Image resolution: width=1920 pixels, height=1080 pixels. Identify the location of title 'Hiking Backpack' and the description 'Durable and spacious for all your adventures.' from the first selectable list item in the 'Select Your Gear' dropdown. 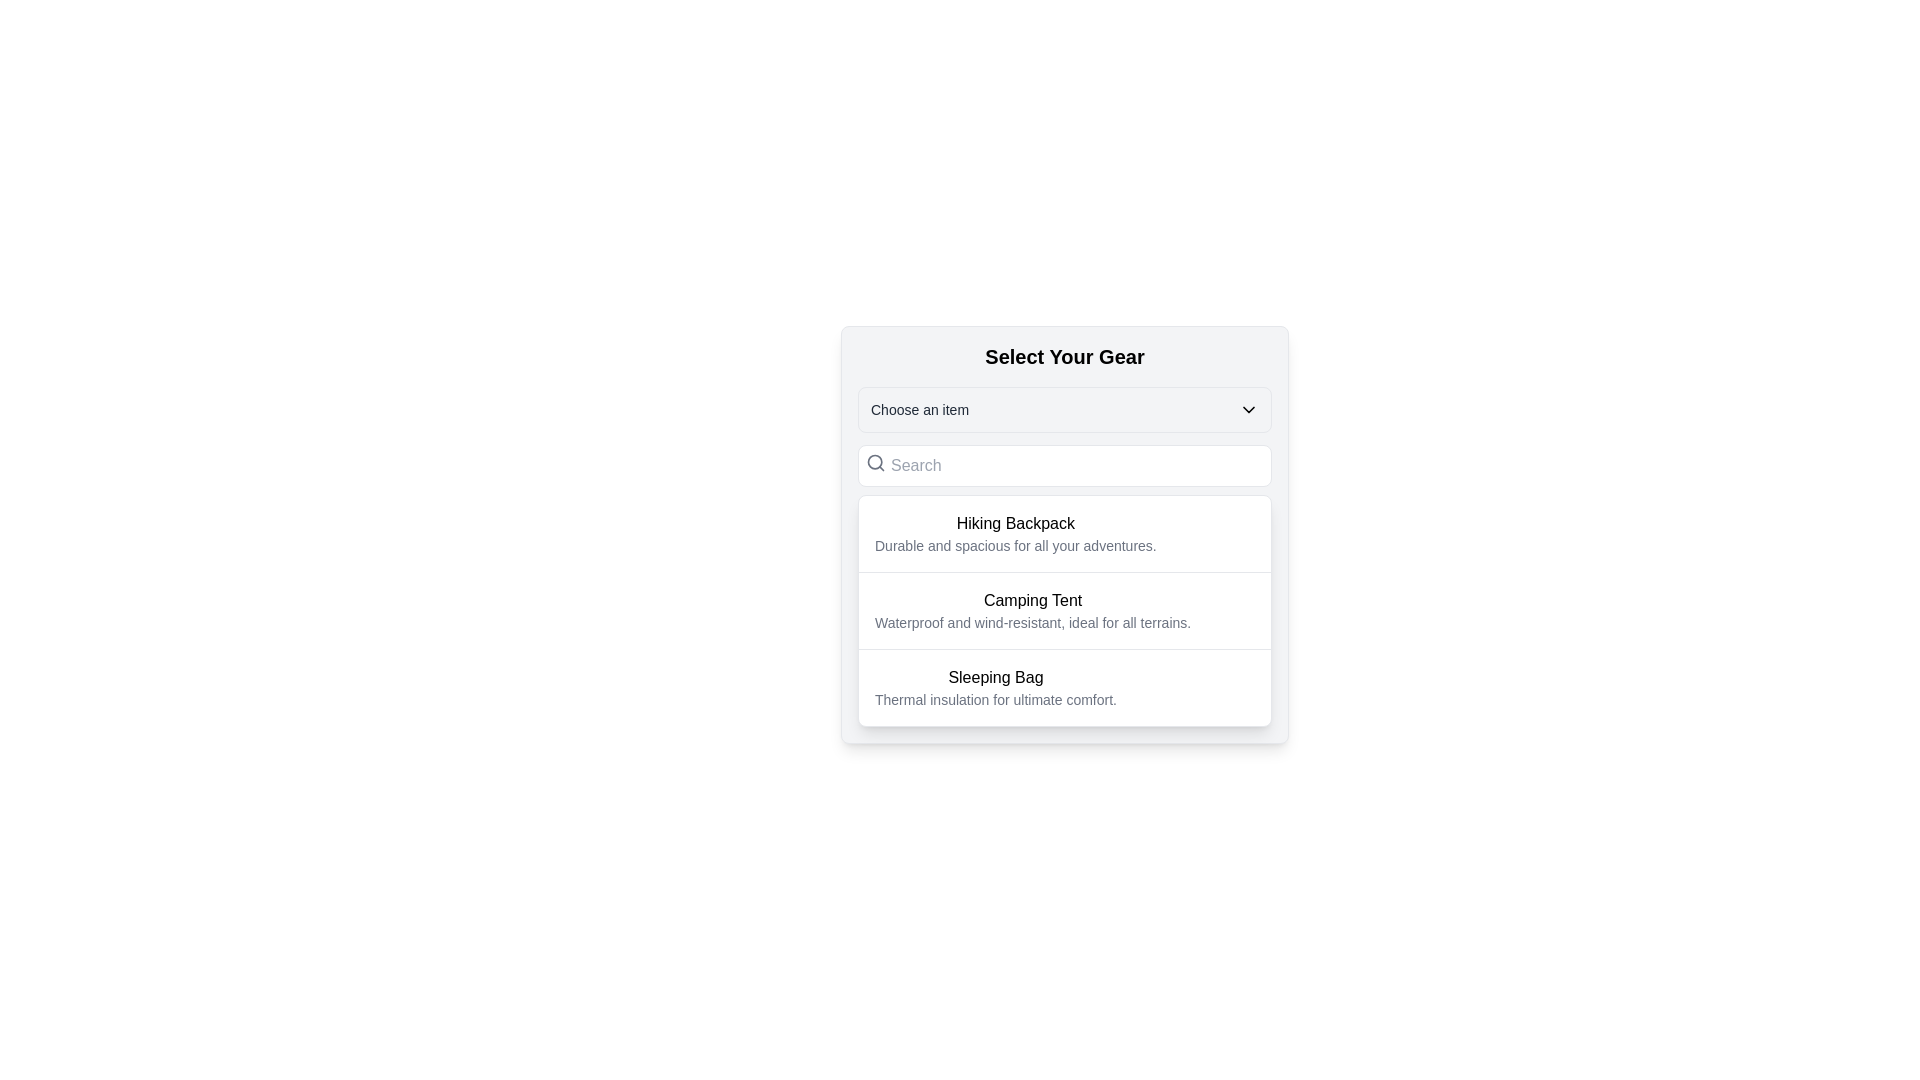
(1015, 532).